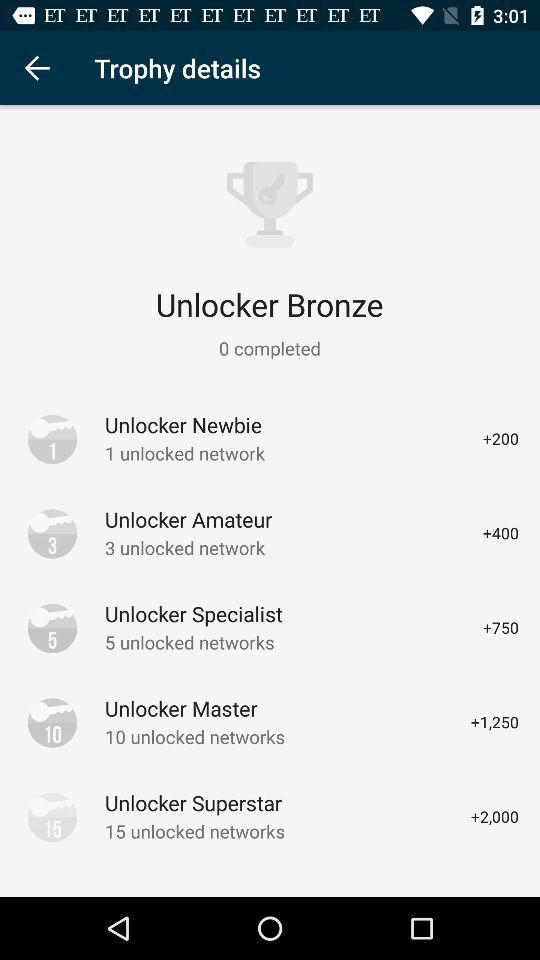 Image resolution: width=540 pixels, height=960 pixels. What do you see at coordinates (36, 68) in the screenshot?
I see `item next to the trophy details icon` at bounding box center [36, 68].